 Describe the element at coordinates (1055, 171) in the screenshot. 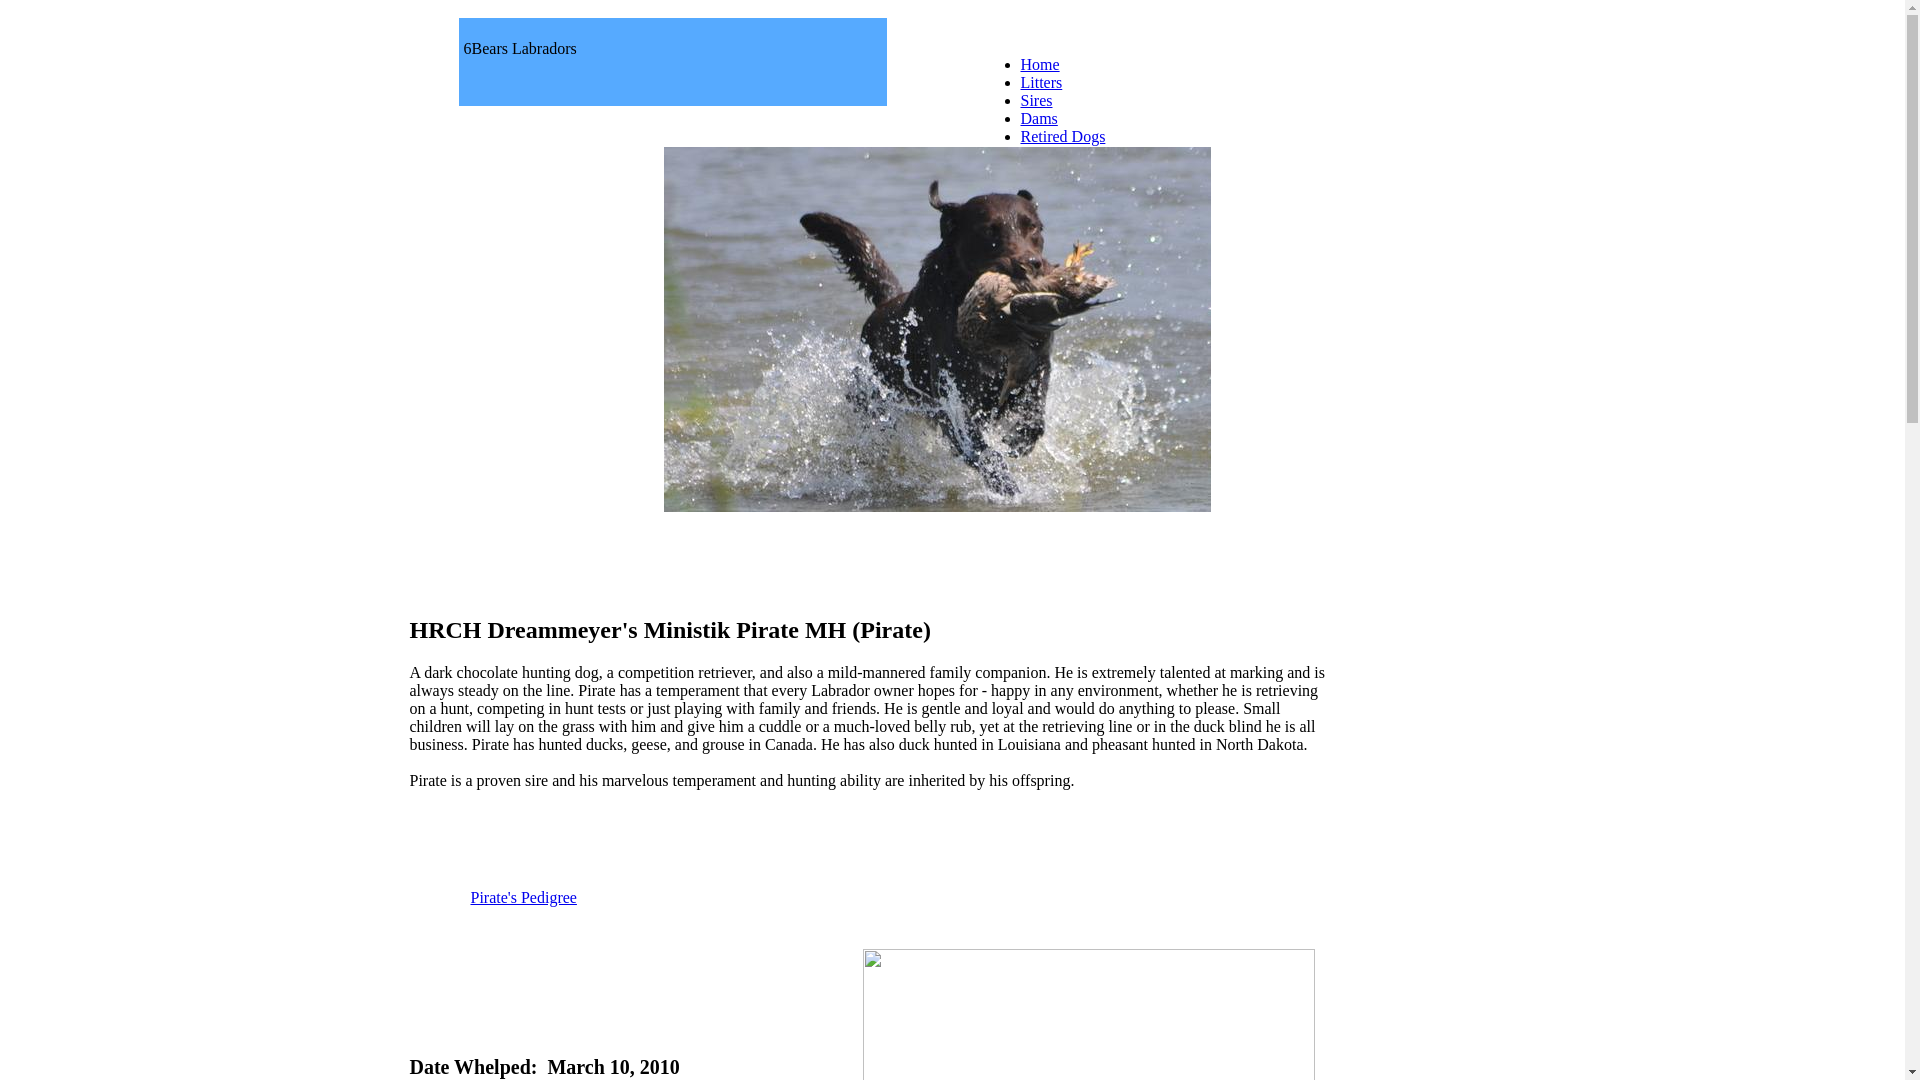

I see `'Contact Us'` at that location.